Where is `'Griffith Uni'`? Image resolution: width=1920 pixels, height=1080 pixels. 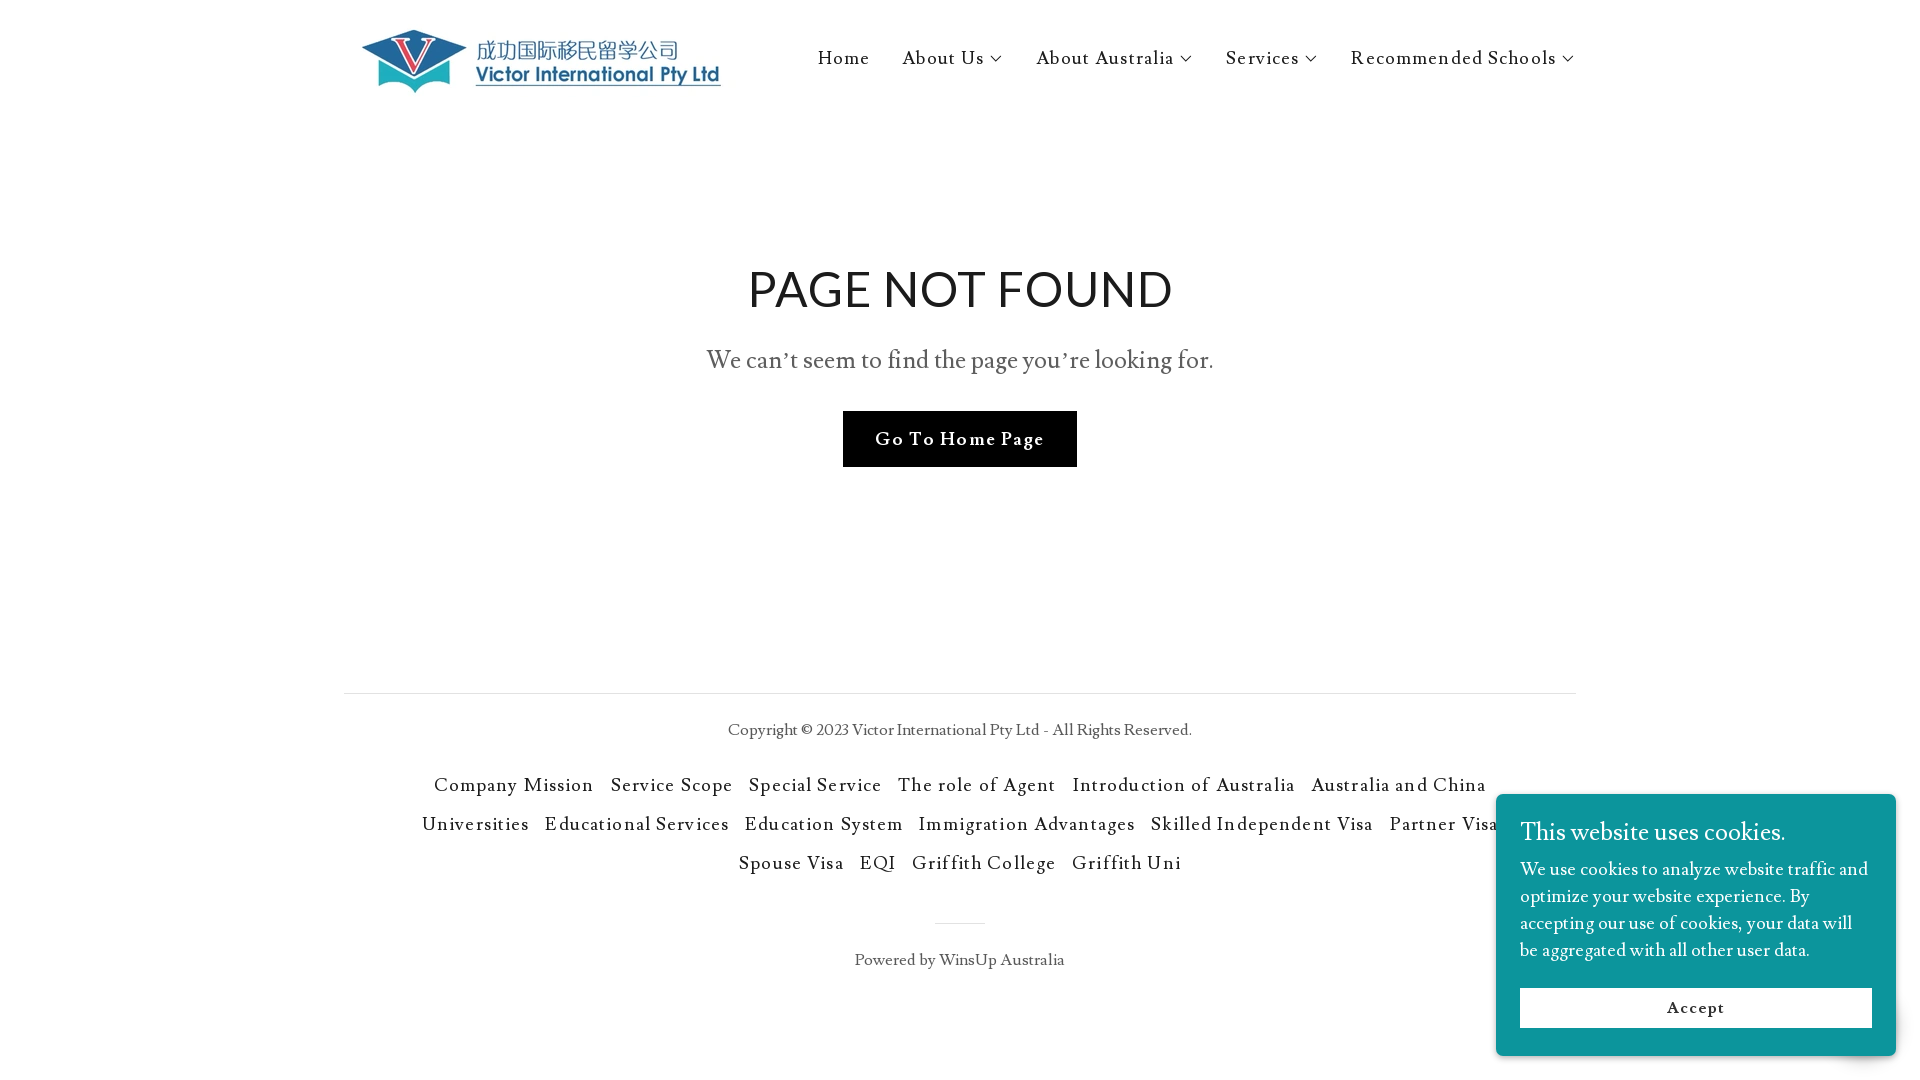 'Griffith Uni' is located at coordinates (1126, 862).